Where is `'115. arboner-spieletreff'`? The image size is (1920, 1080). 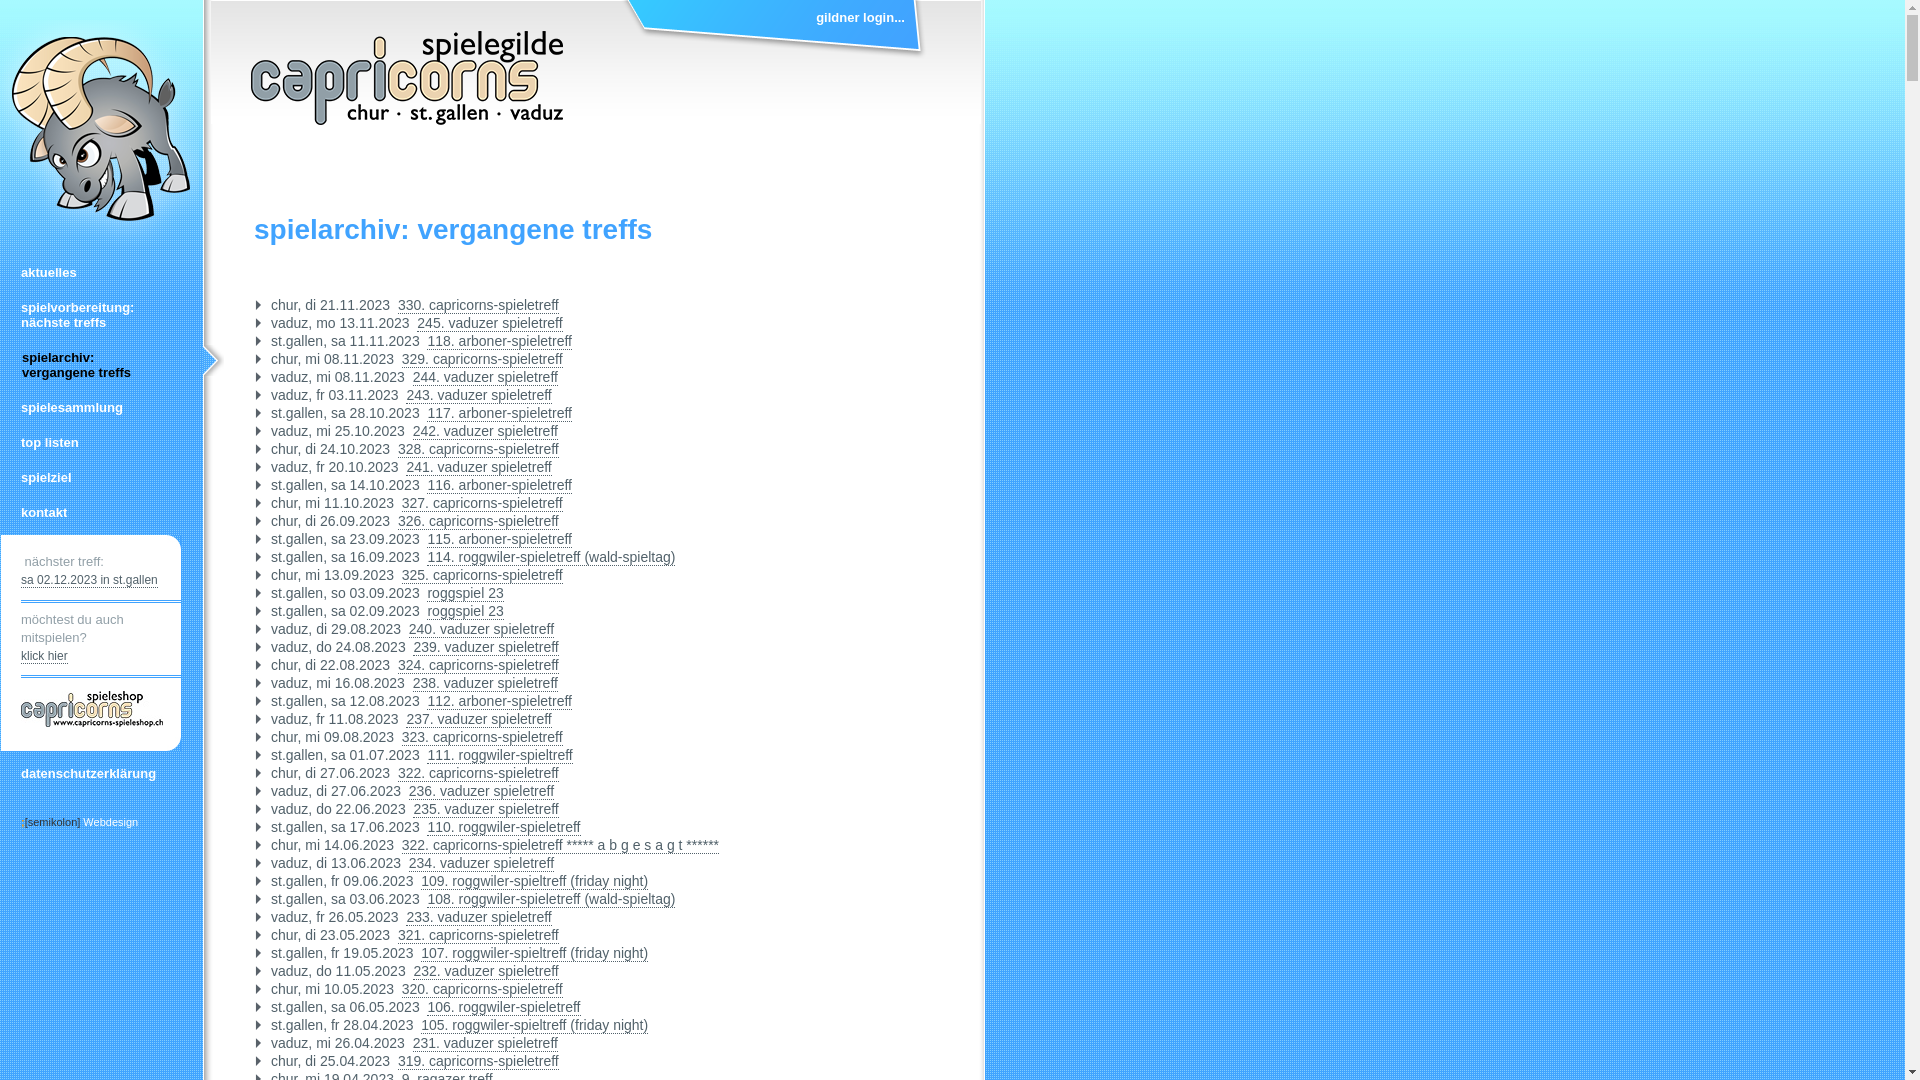 '115. arboner-spieletreff' is located at coordinates (499, 538).